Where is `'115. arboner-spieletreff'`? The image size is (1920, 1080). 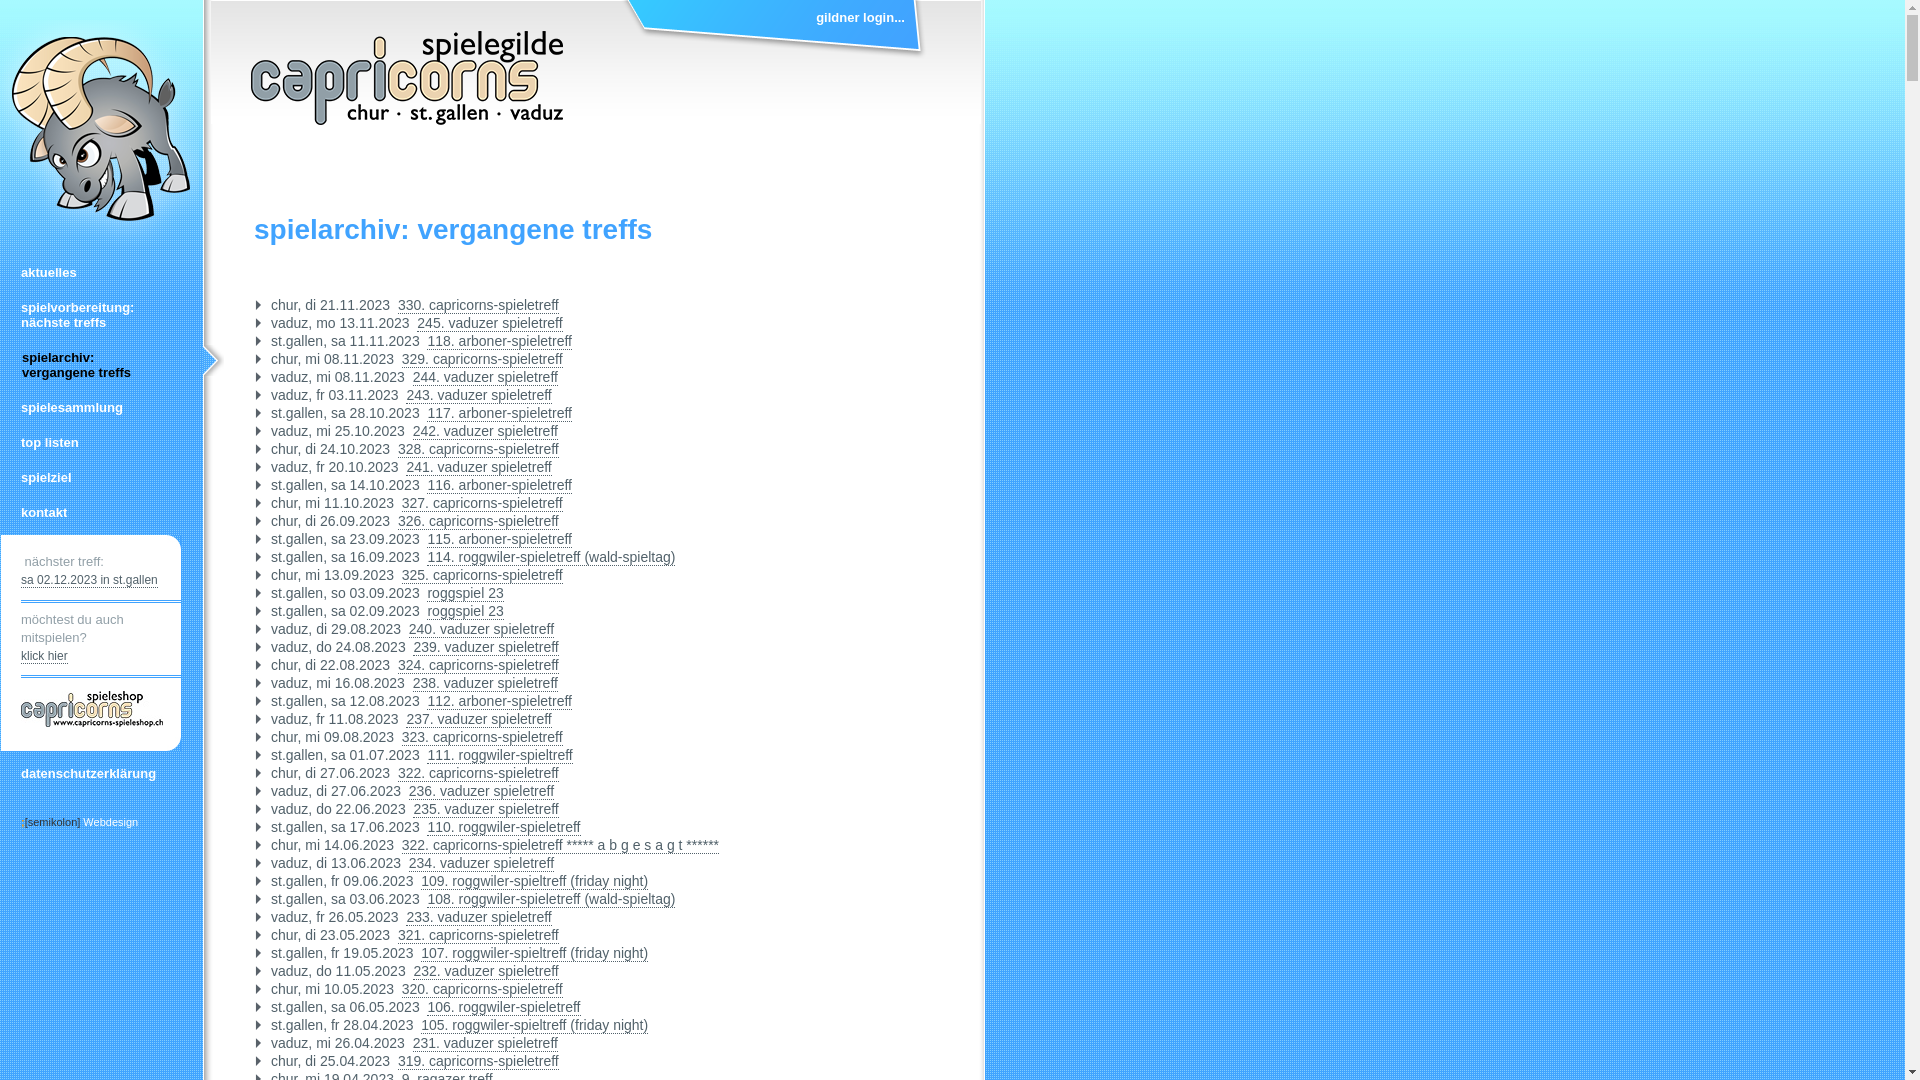 '115. arboner-spieletreff' is located at coordinates (499, 538).